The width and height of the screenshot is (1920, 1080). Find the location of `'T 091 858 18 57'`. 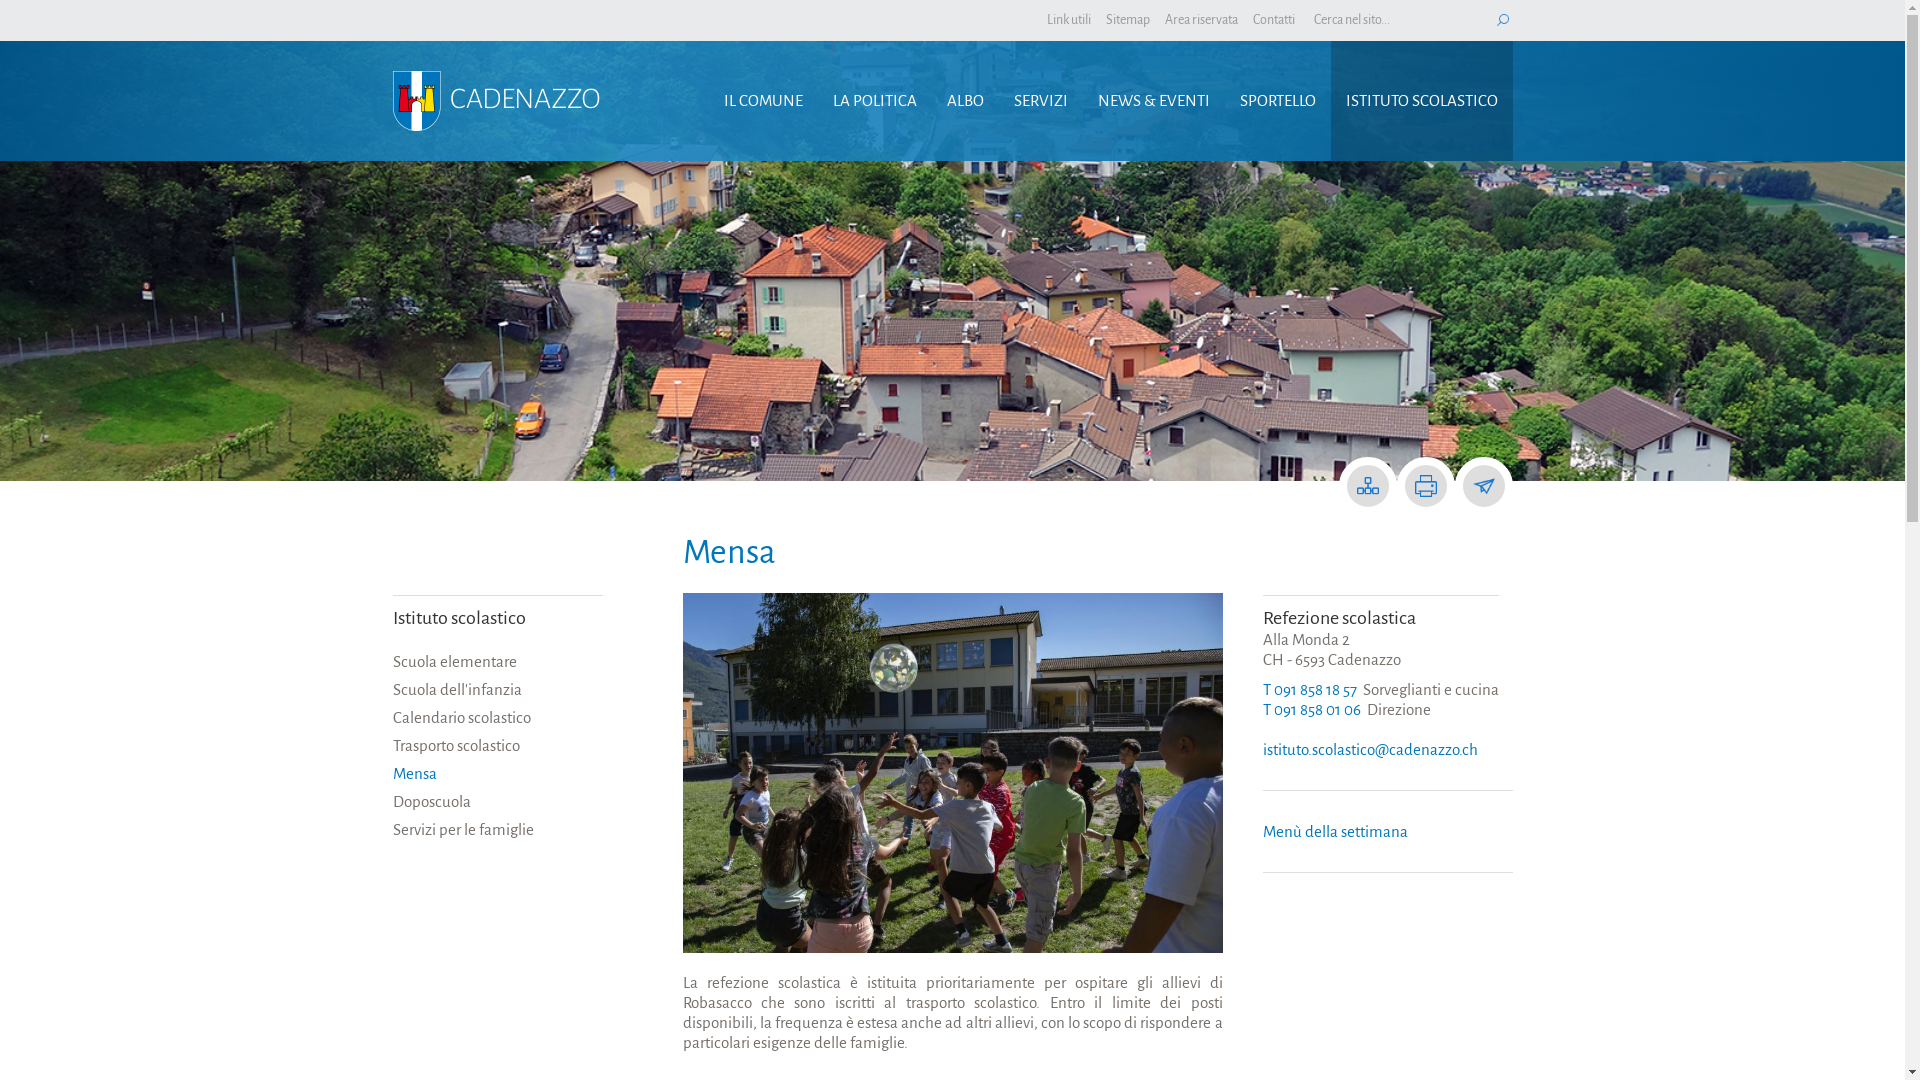

'T 091 858 18 57' is located at coordinates (1309, 688).